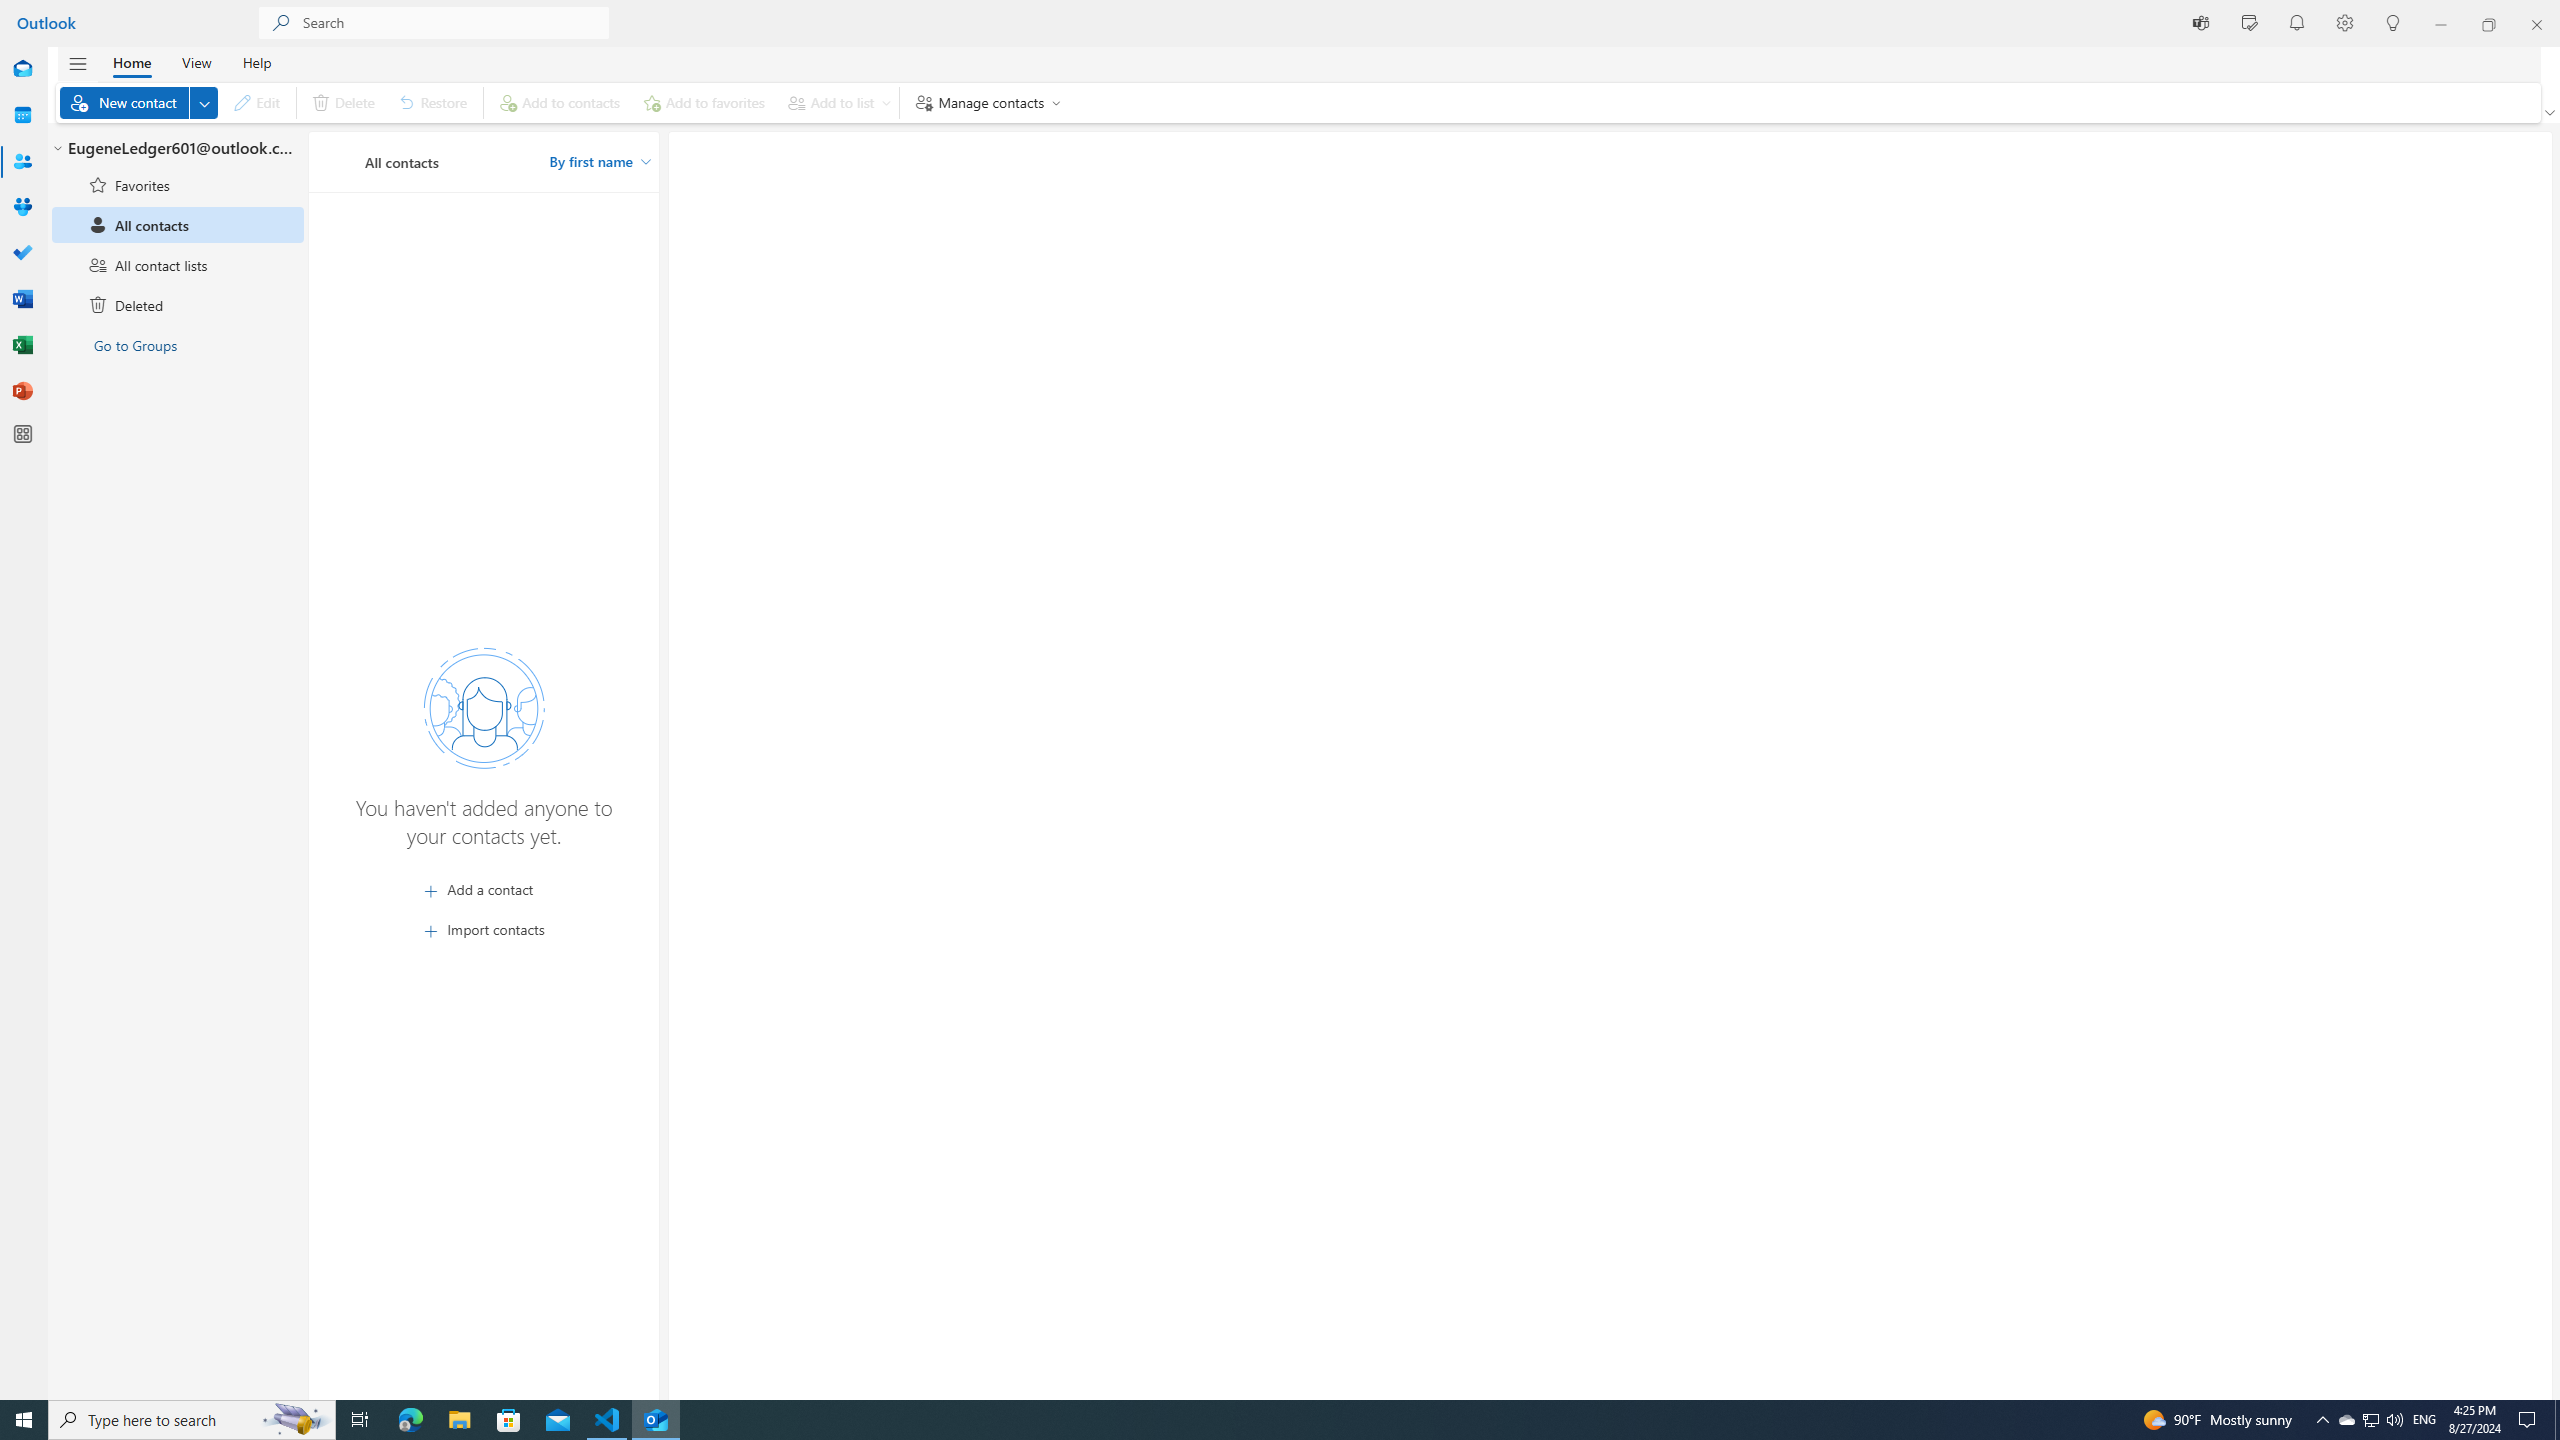  What do you see at coordinates (130, 61) in the screenshot?
I see `'Home'` at bounding box center [130, 61].